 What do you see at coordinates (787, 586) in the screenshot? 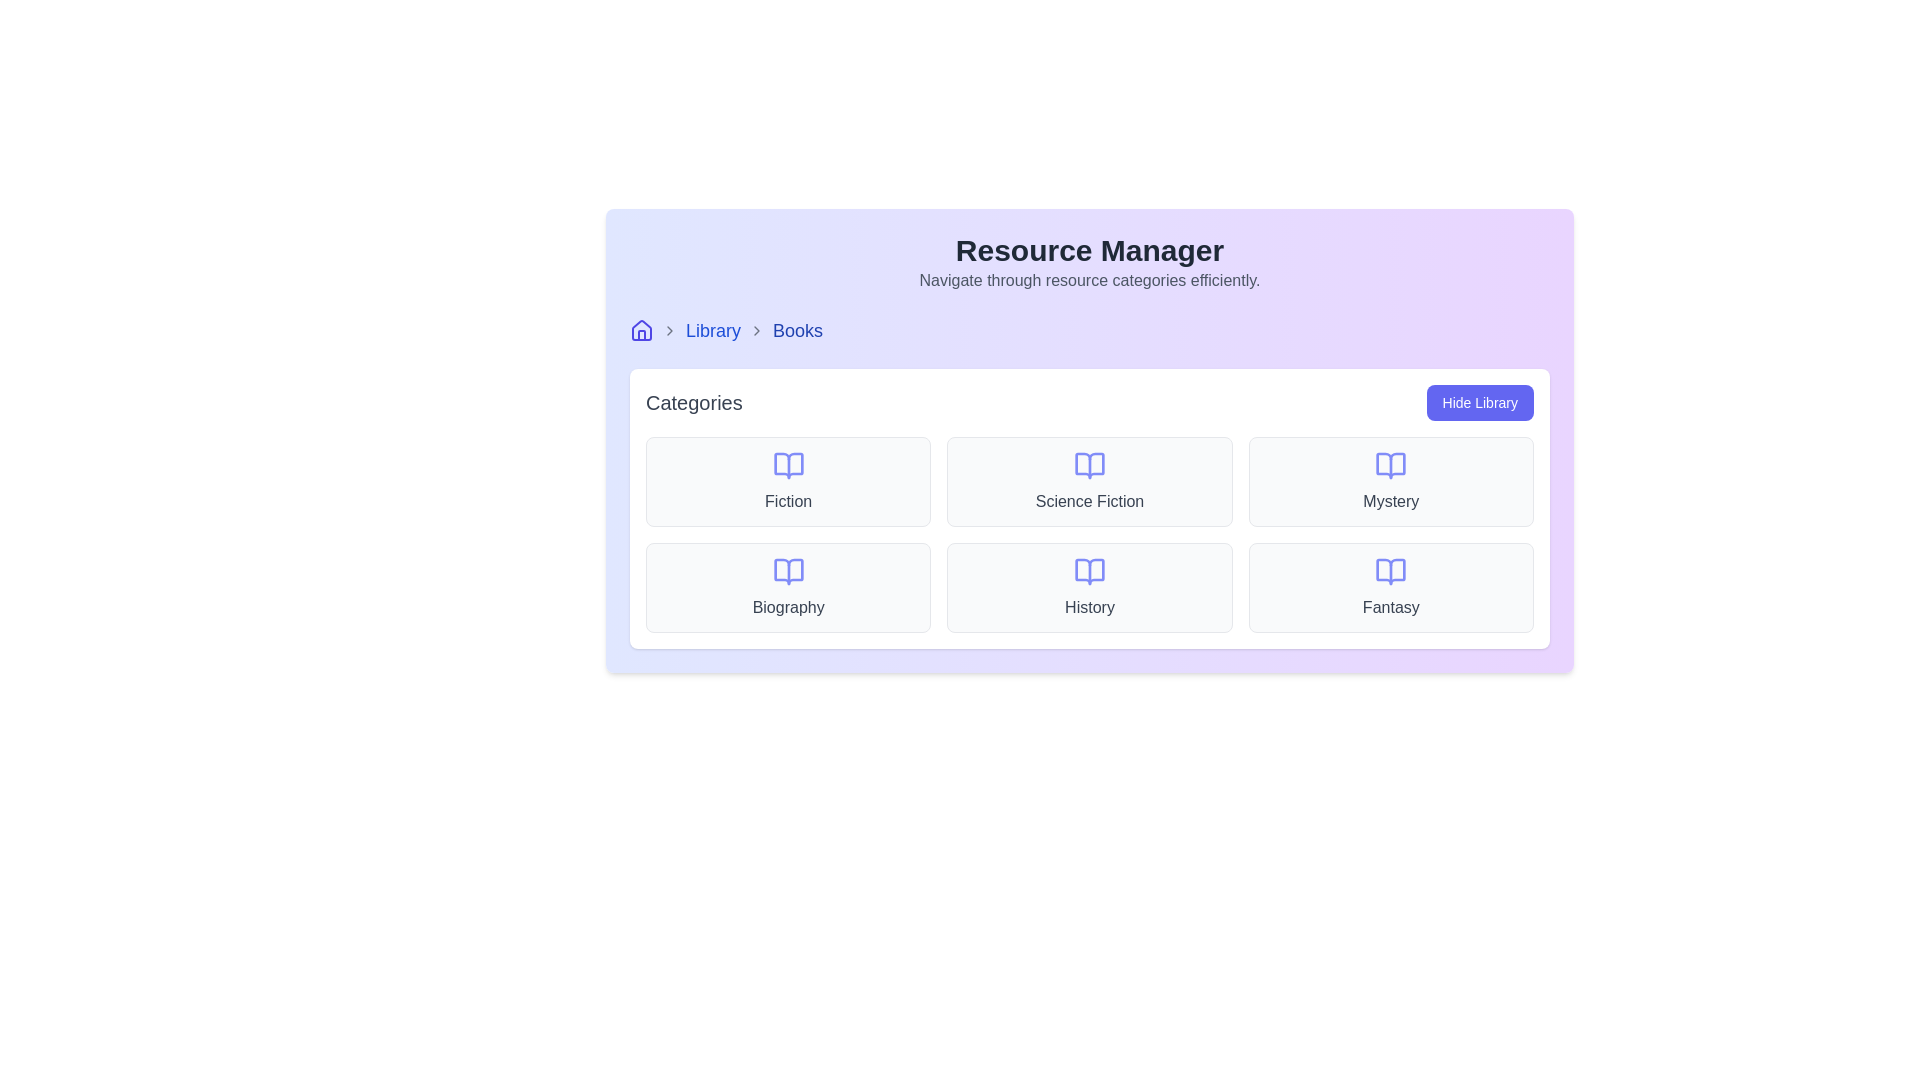
I see `the 'Biography' category card, which is a rectangular card with a light gray background and a lavender book icon, located in the second row, first column of the 'Categories' grid` at bounding box center [787, 586].